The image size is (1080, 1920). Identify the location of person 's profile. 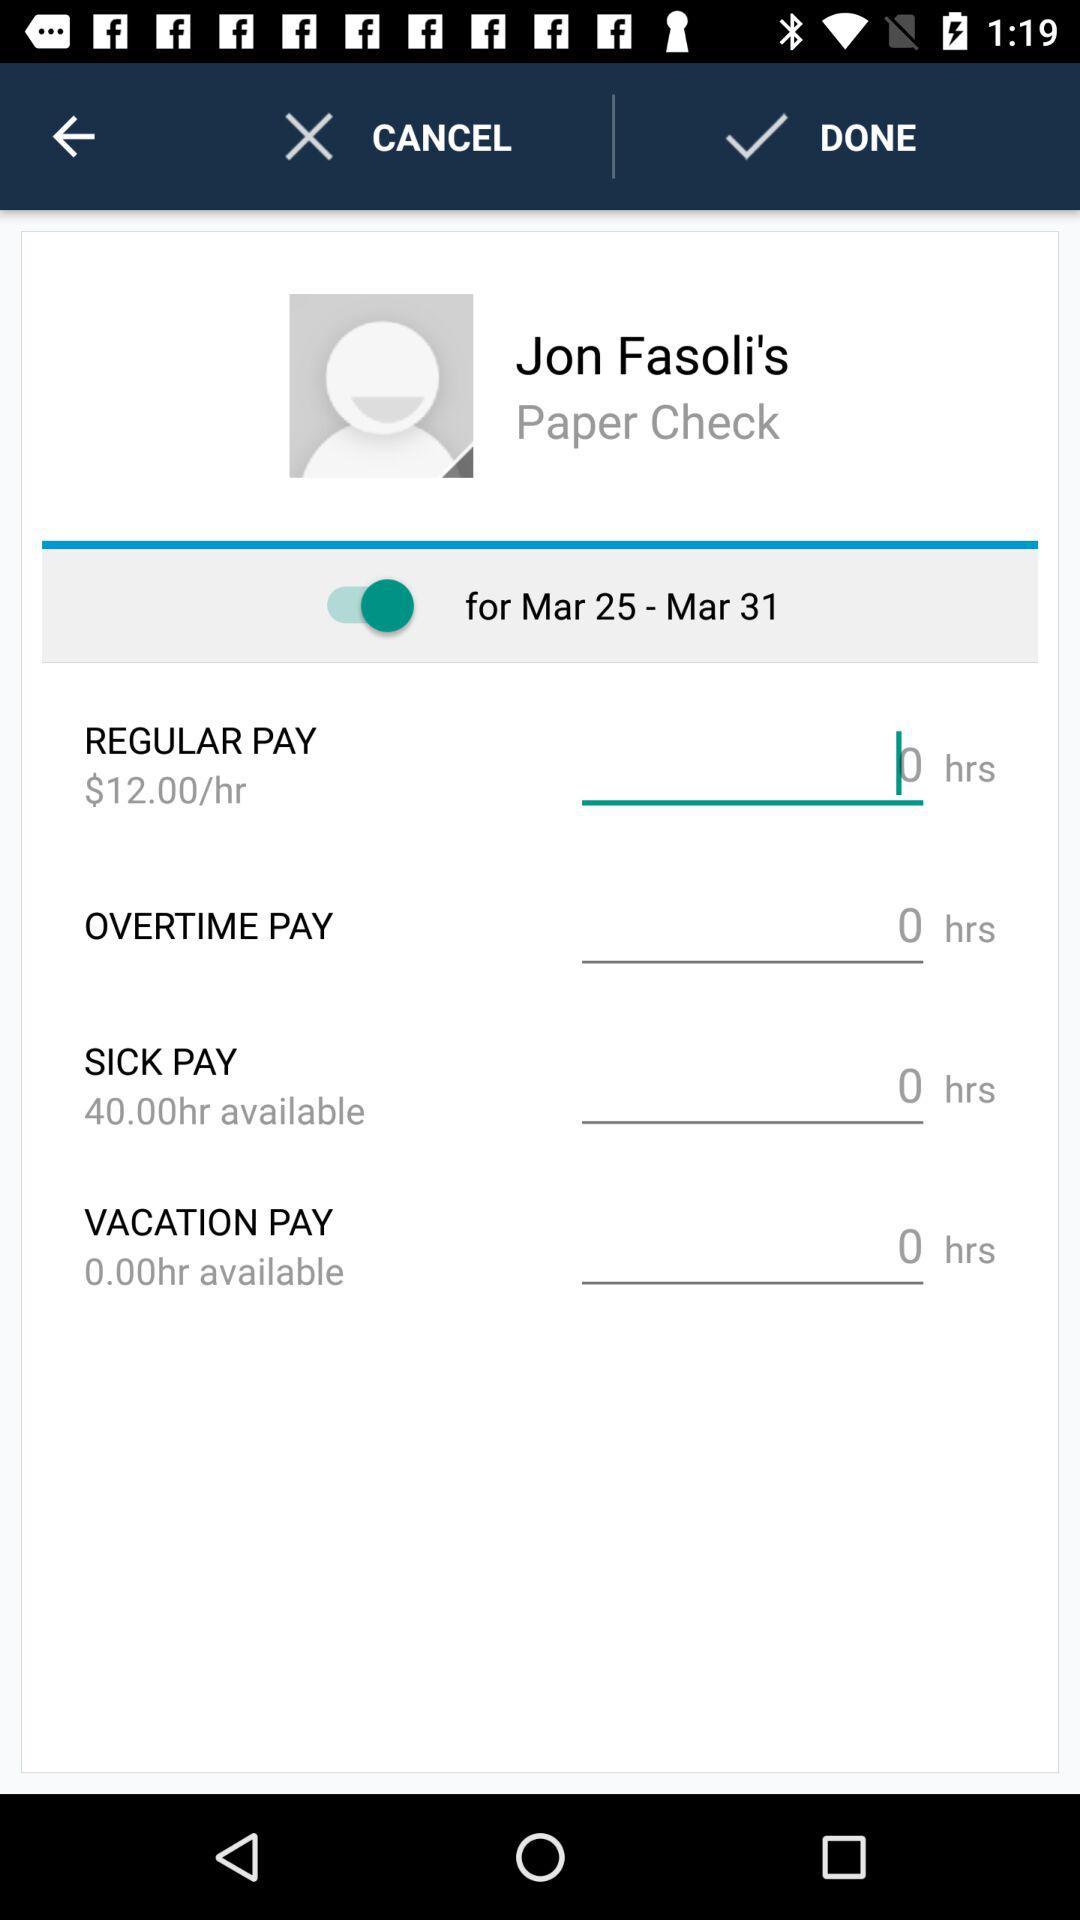
(381, 385).